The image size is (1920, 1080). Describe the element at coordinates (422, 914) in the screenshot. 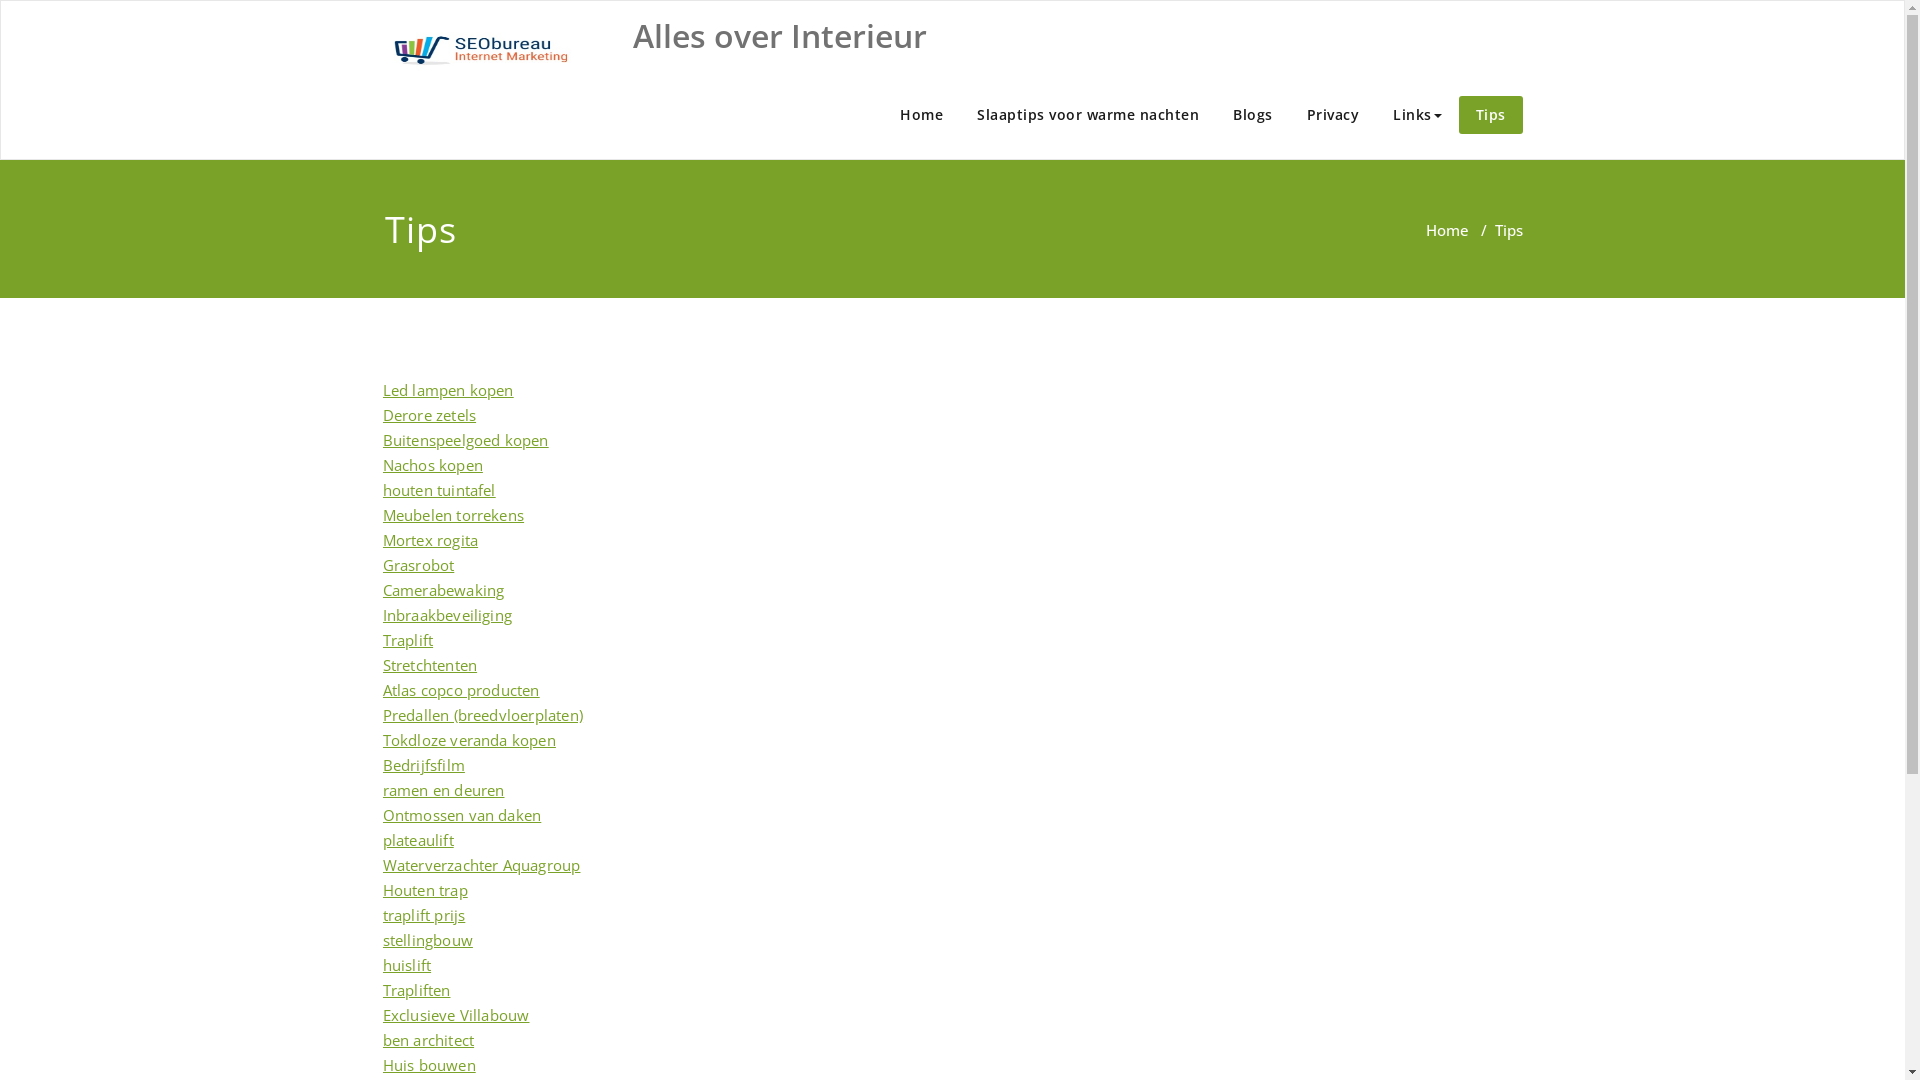

I see `'traplift prijs'` at that location.